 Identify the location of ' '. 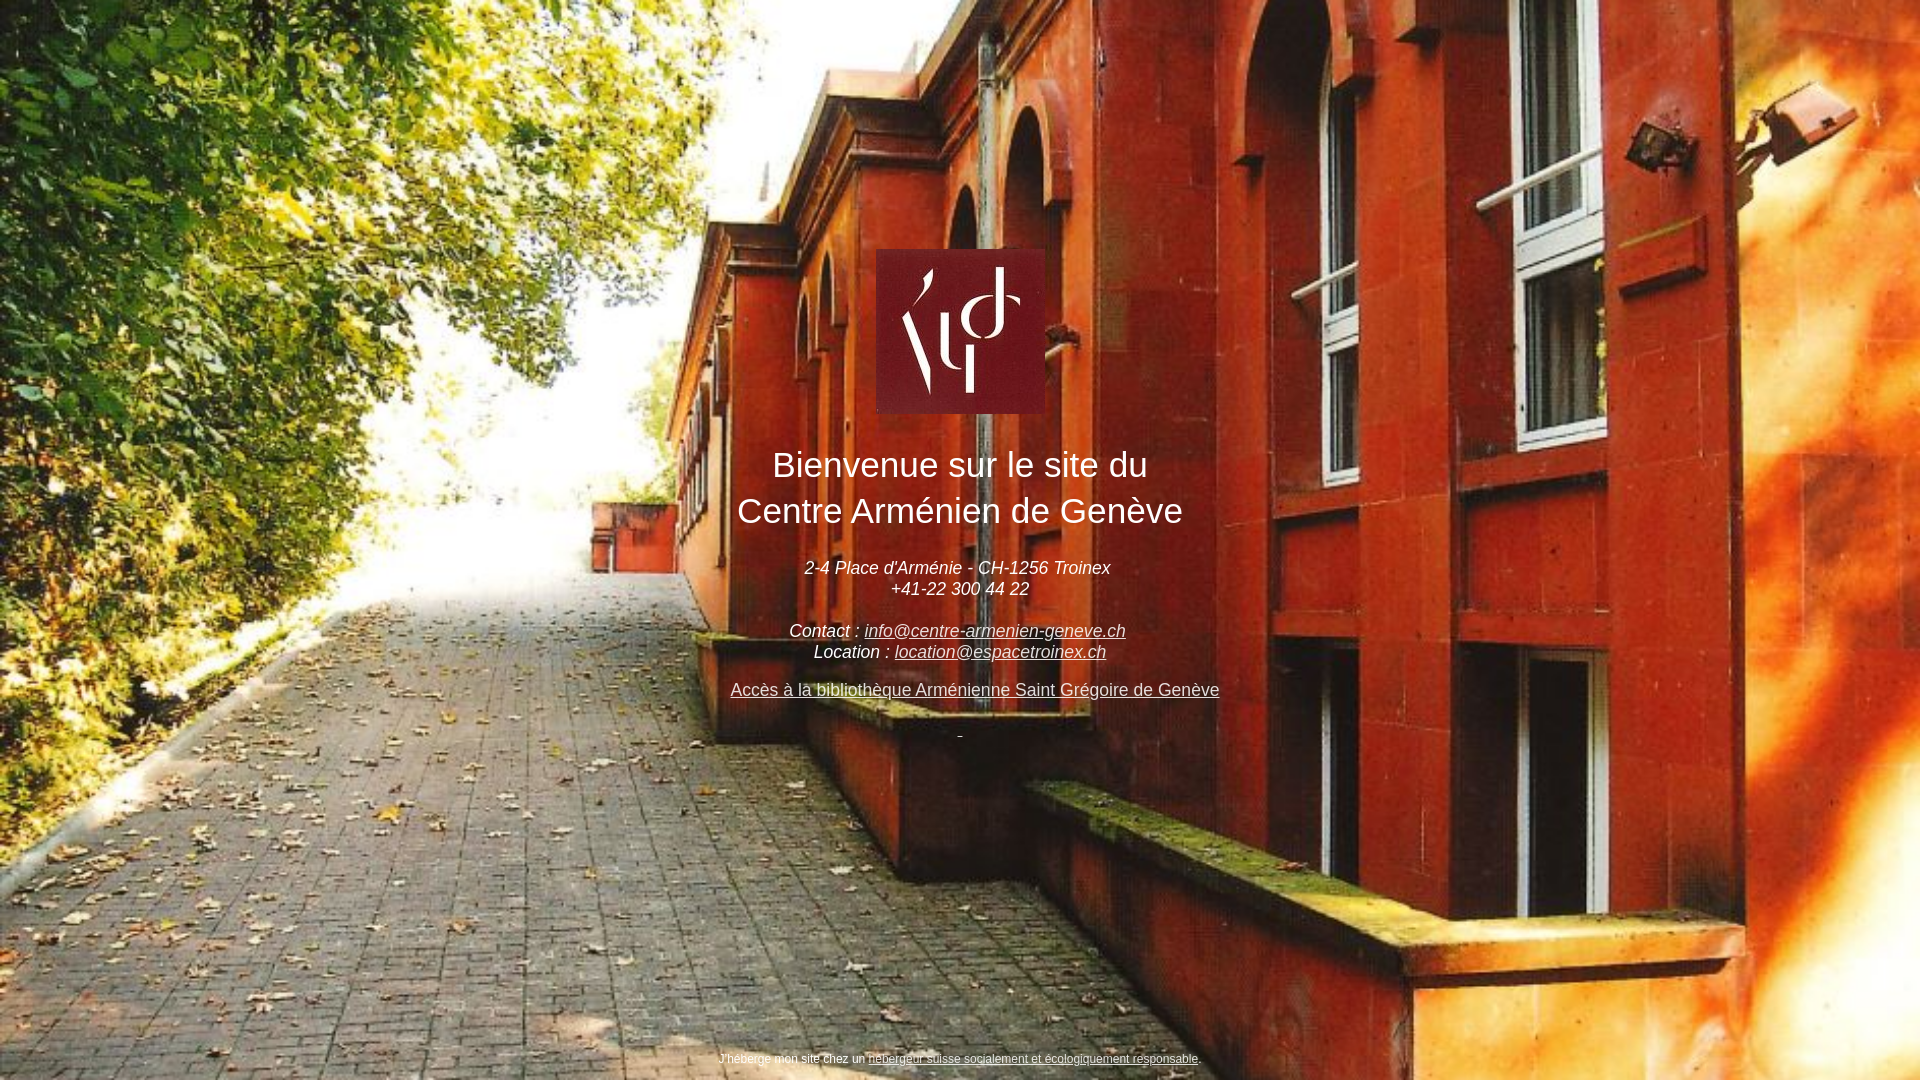
(960, 729).